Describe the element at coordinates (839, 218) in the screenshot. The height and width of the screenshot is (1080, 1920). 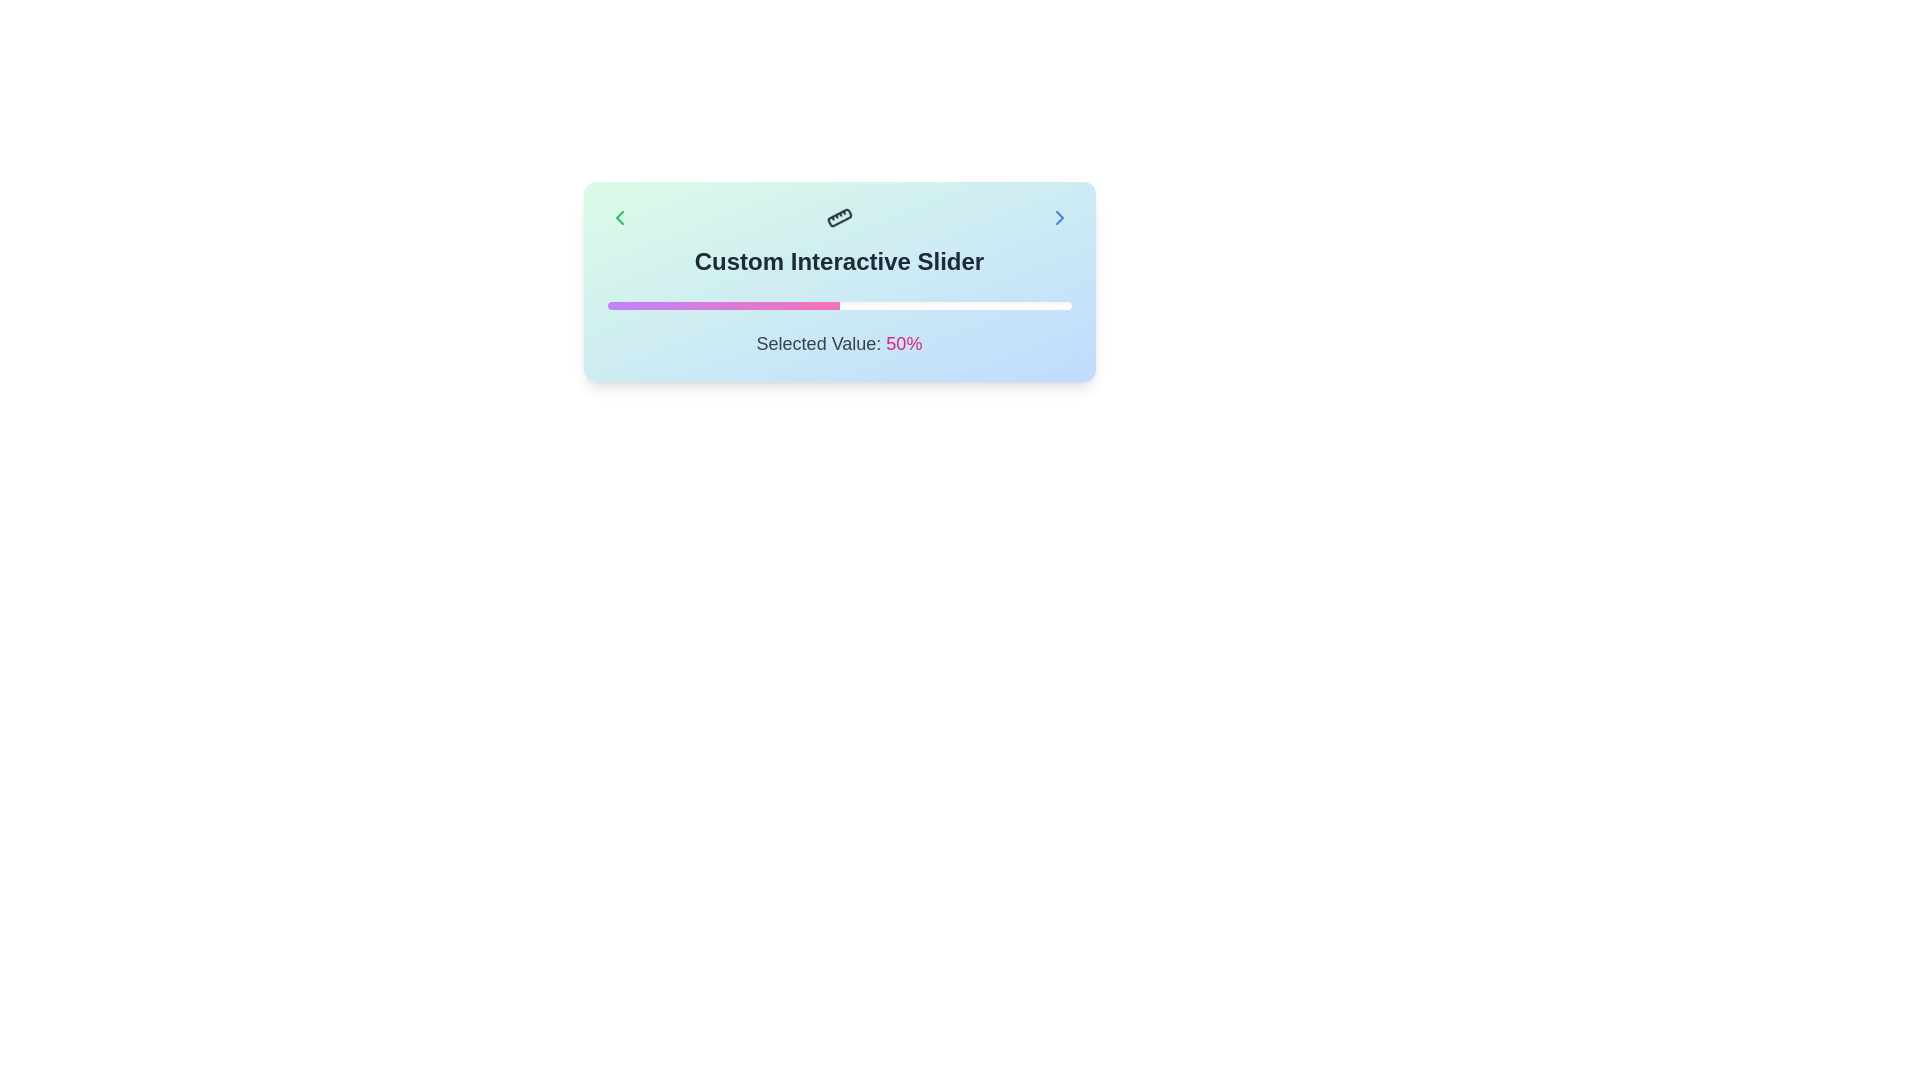
I see `the SVG ruler icon located at the top center of the card layout, which features a dark outline and is visually centered within the header section` at that location.